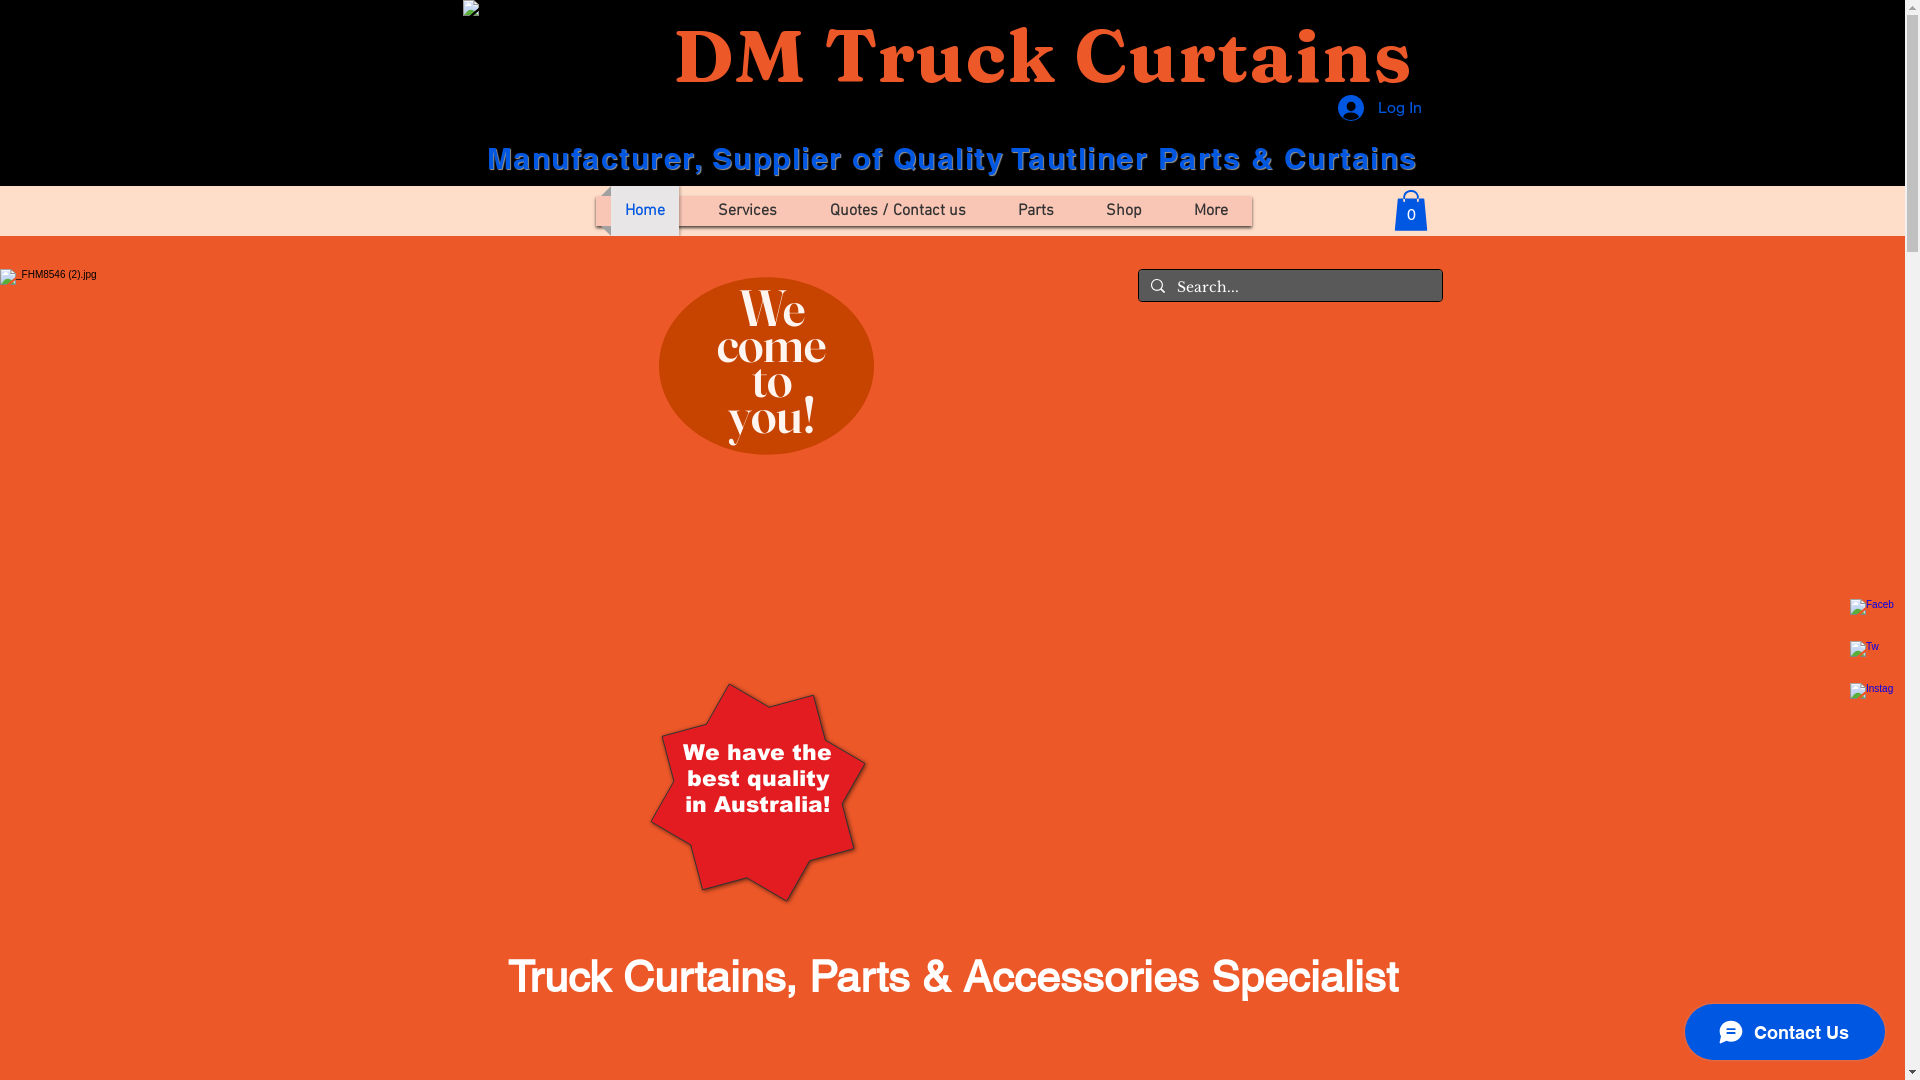 The height and width of the screenshot is (1080, 1920). Describe the element at coordinates (896, 211) in the screenshot. I see `'Quotes / Contact us'` at that location.